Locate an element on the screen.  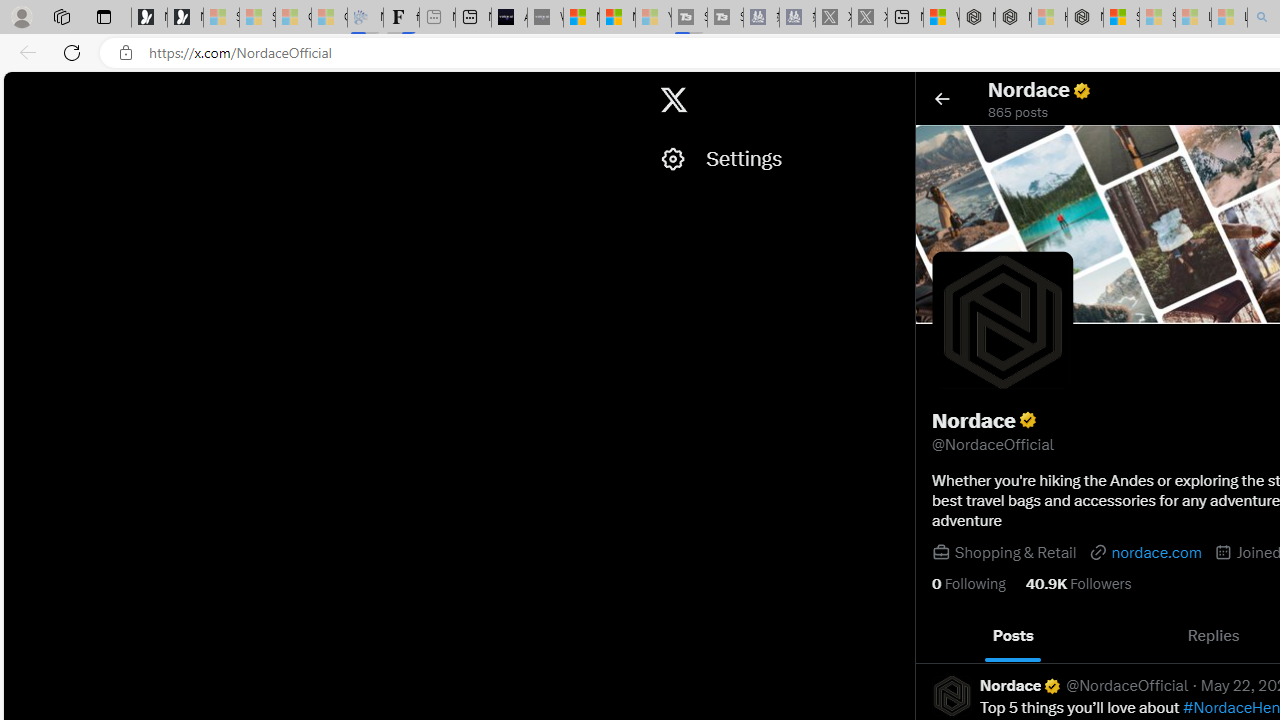
'Provides details about verified accounts.' is located at coordinates (1027, 419).